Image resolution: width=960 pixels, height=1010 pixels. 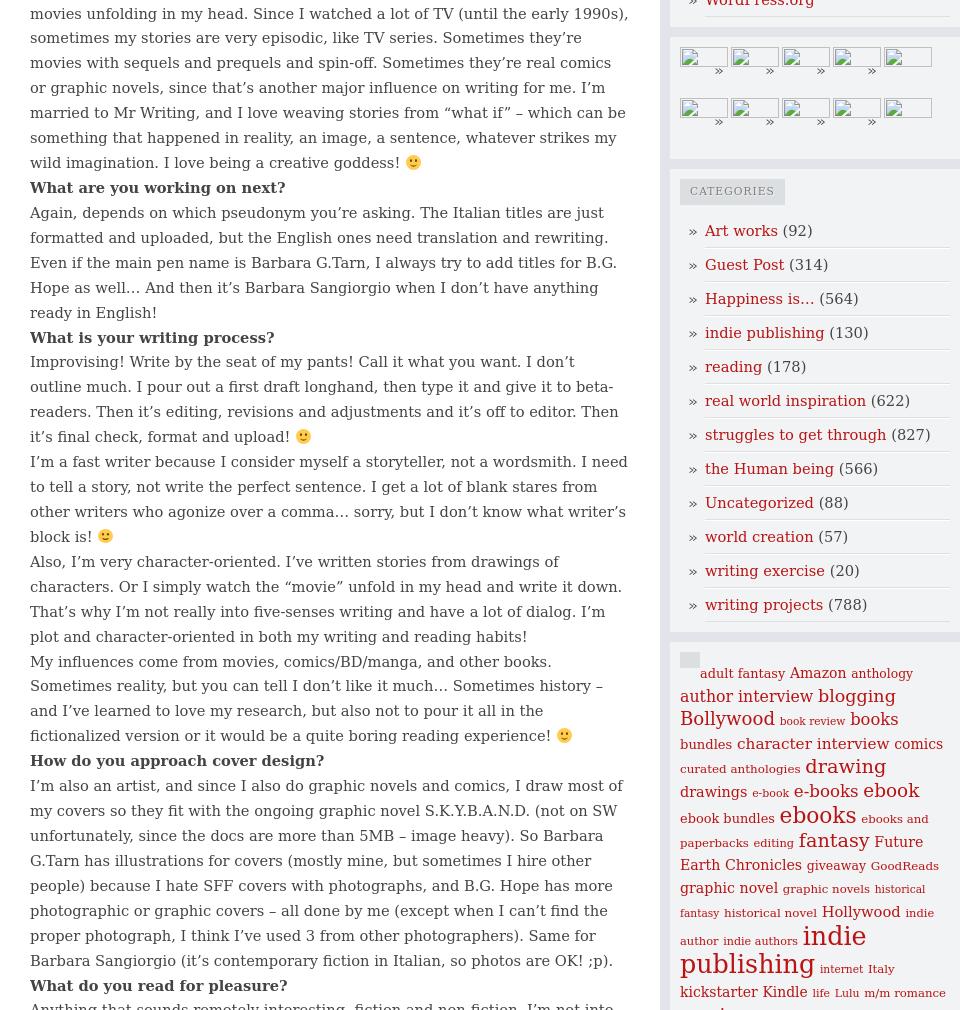 I want to click on 'GoodReads', so click(x=904, y=865).